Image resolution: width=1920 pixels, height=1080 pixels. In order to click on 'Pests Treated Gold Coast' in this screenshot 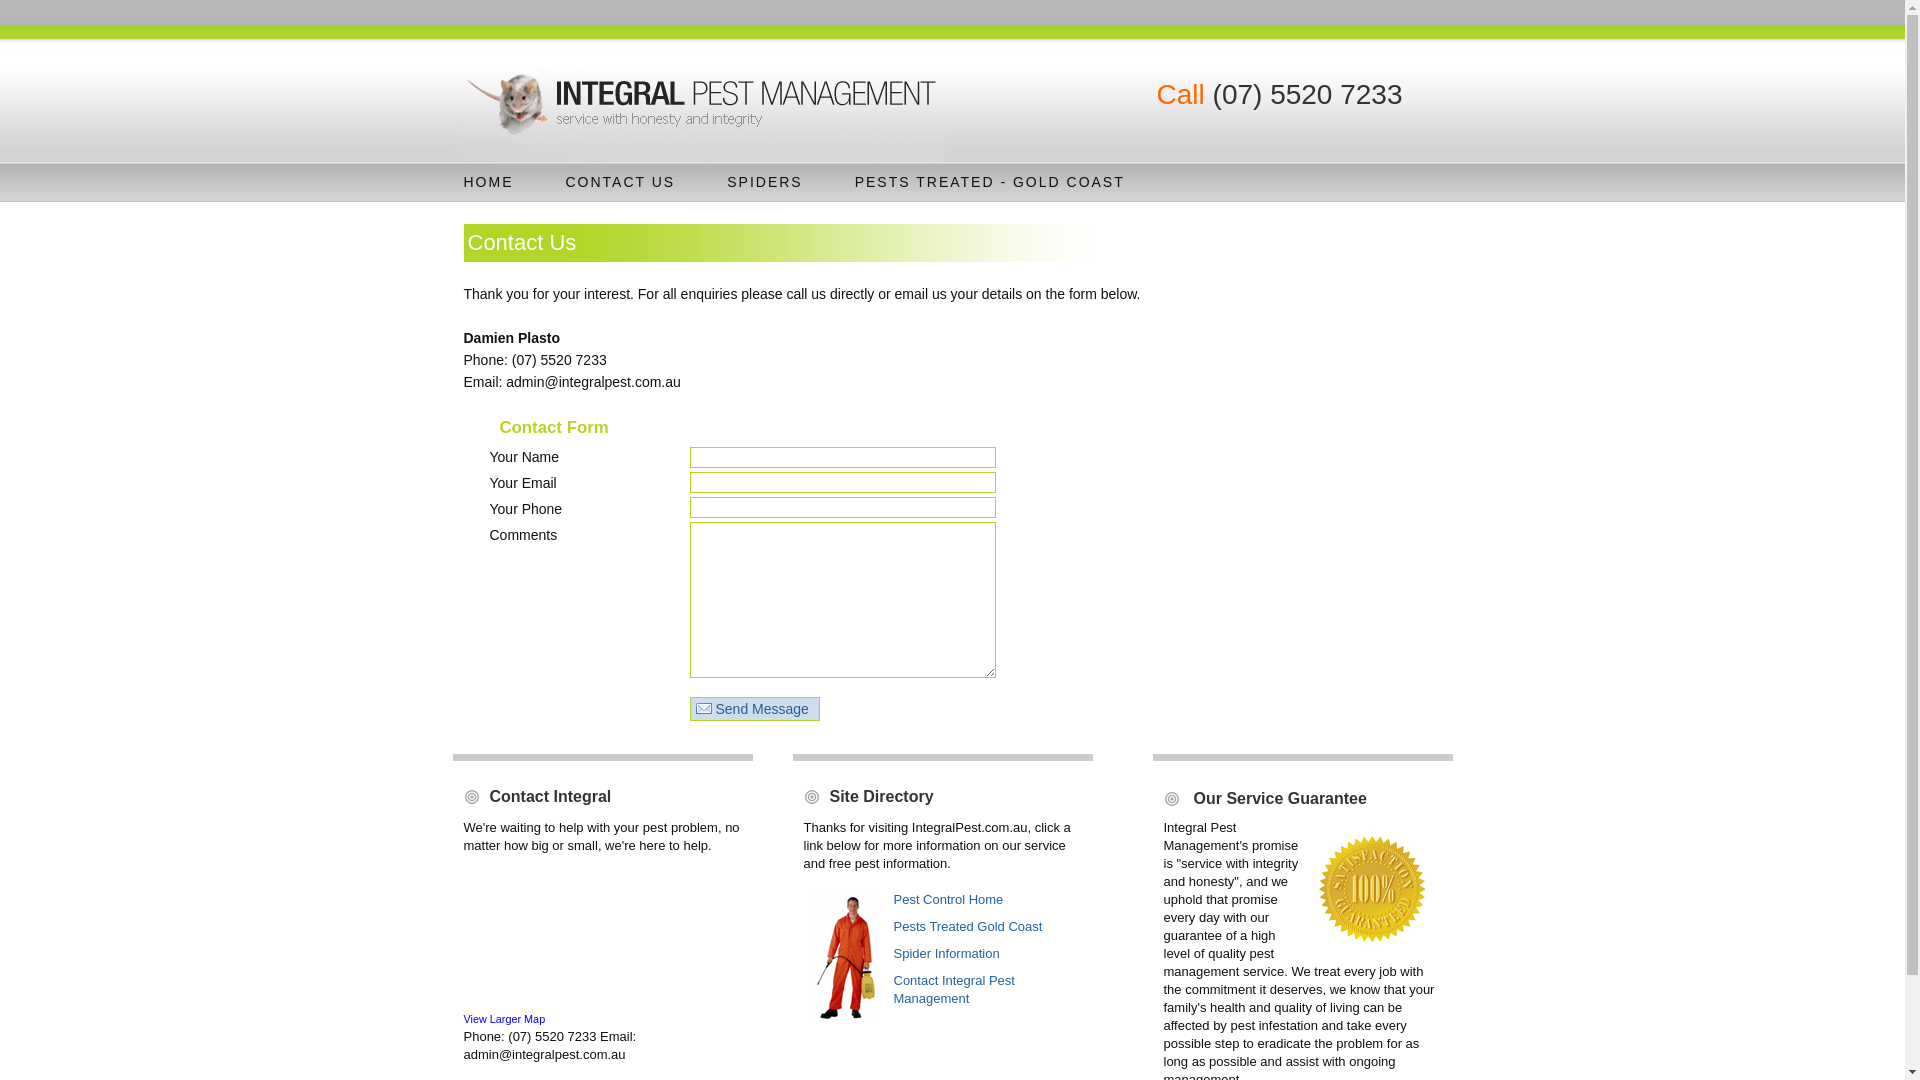, I will do `click(968, 926)`.